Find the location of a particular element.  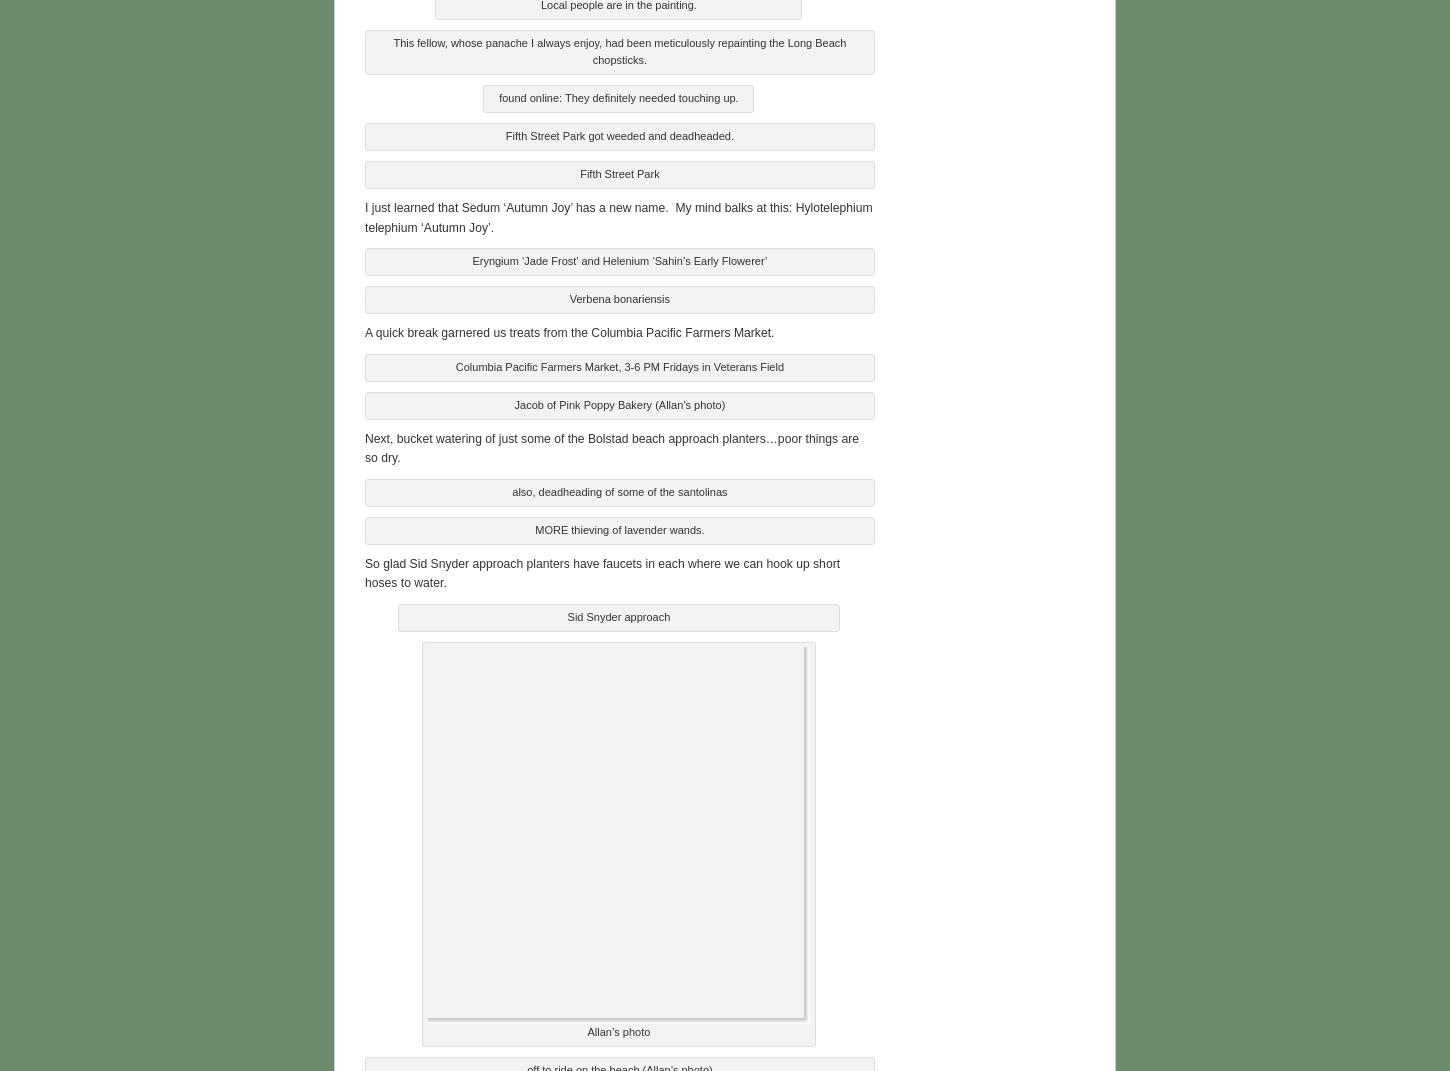

'A quick break garnered us treats from the Columbia Pacific Farmers Market.' is located at coordinates (569, 330).